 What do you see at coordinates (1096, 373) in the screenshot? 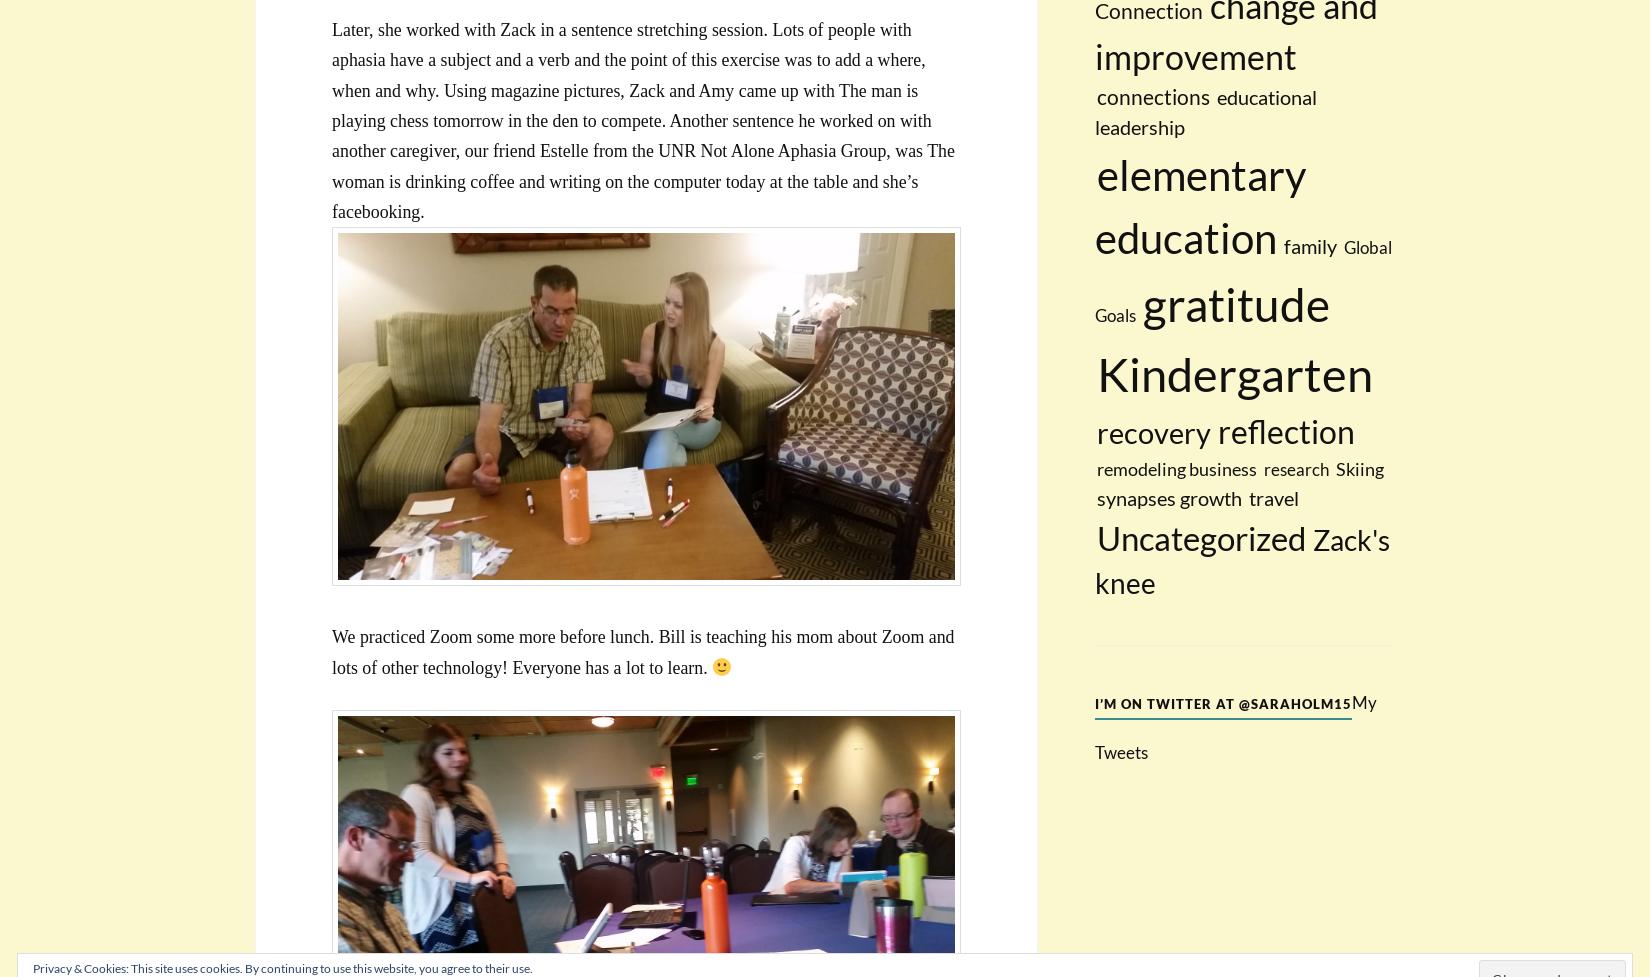
I see `'Kindergarten'` at bounding box center [1096, 373].